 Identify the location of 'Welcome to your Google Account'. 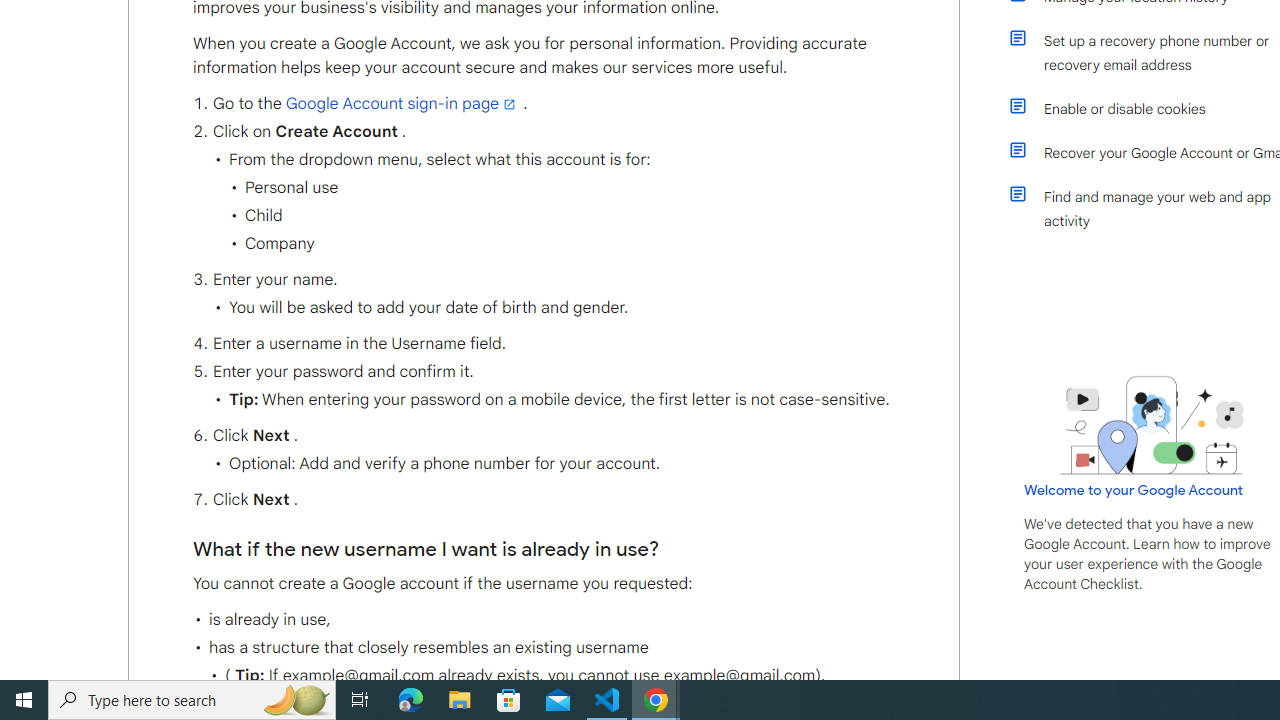
(1134, 489).